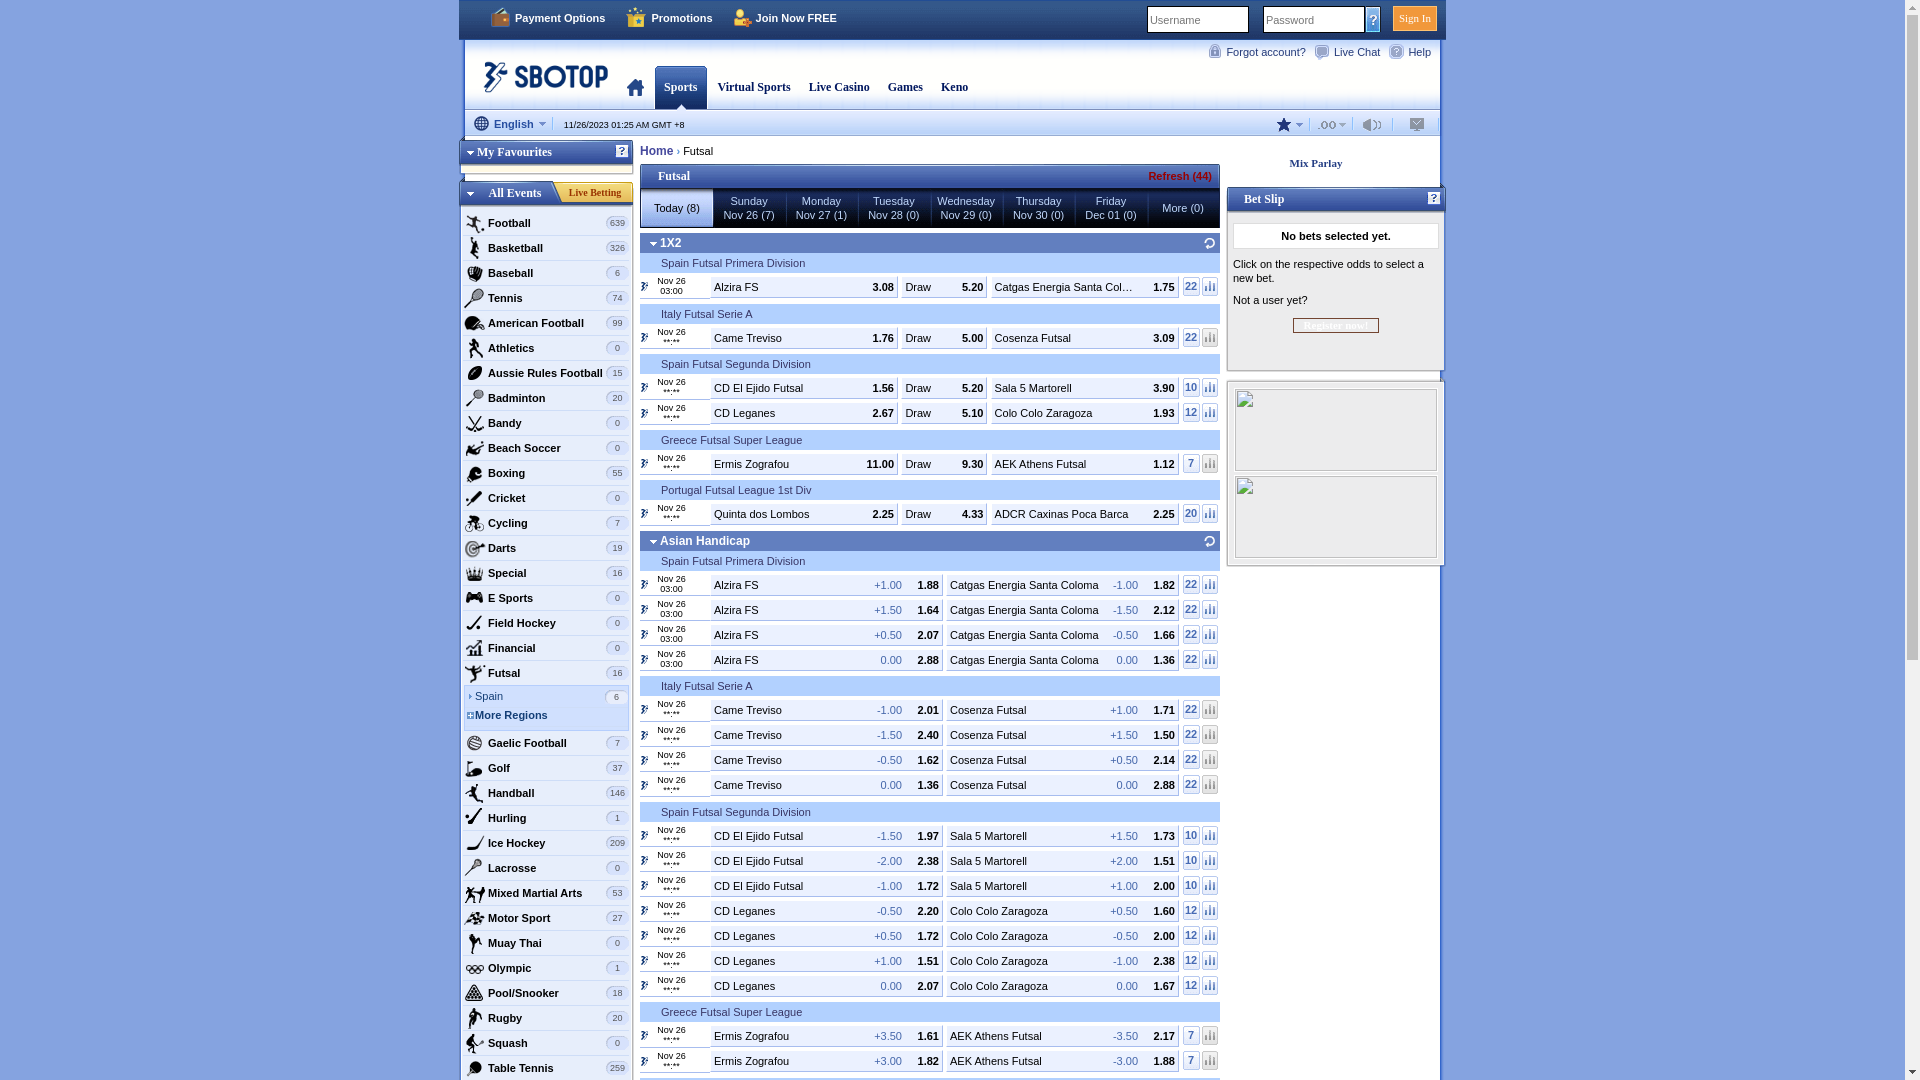 This screenshot has height=1080, width=1920. What do you see at coordinates (1412, 50) in the screenshot?
I see `'Help'` at bounding box center [1412, 50].